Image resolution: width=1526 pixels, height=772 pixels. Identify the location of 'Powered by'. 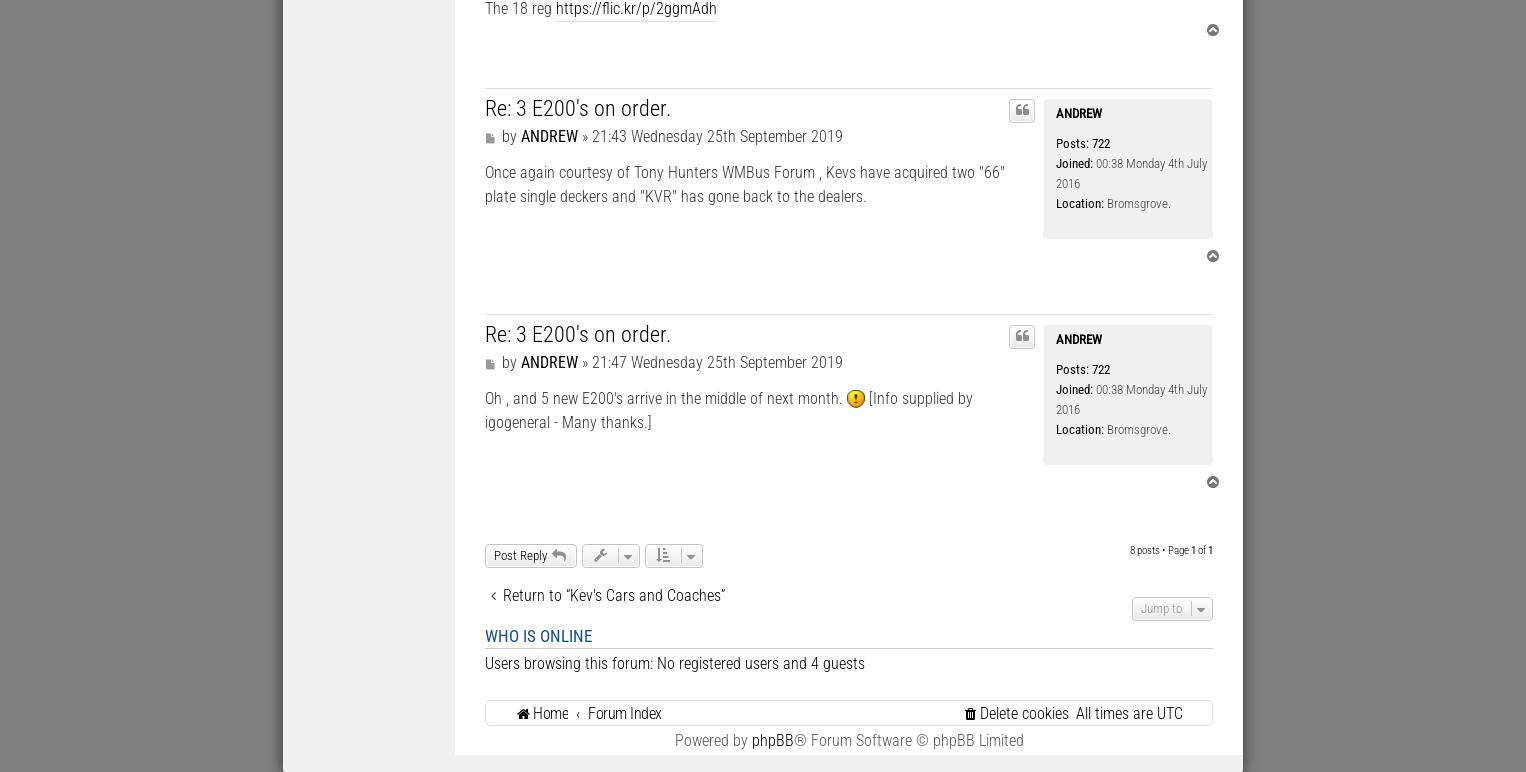
(712, 739).